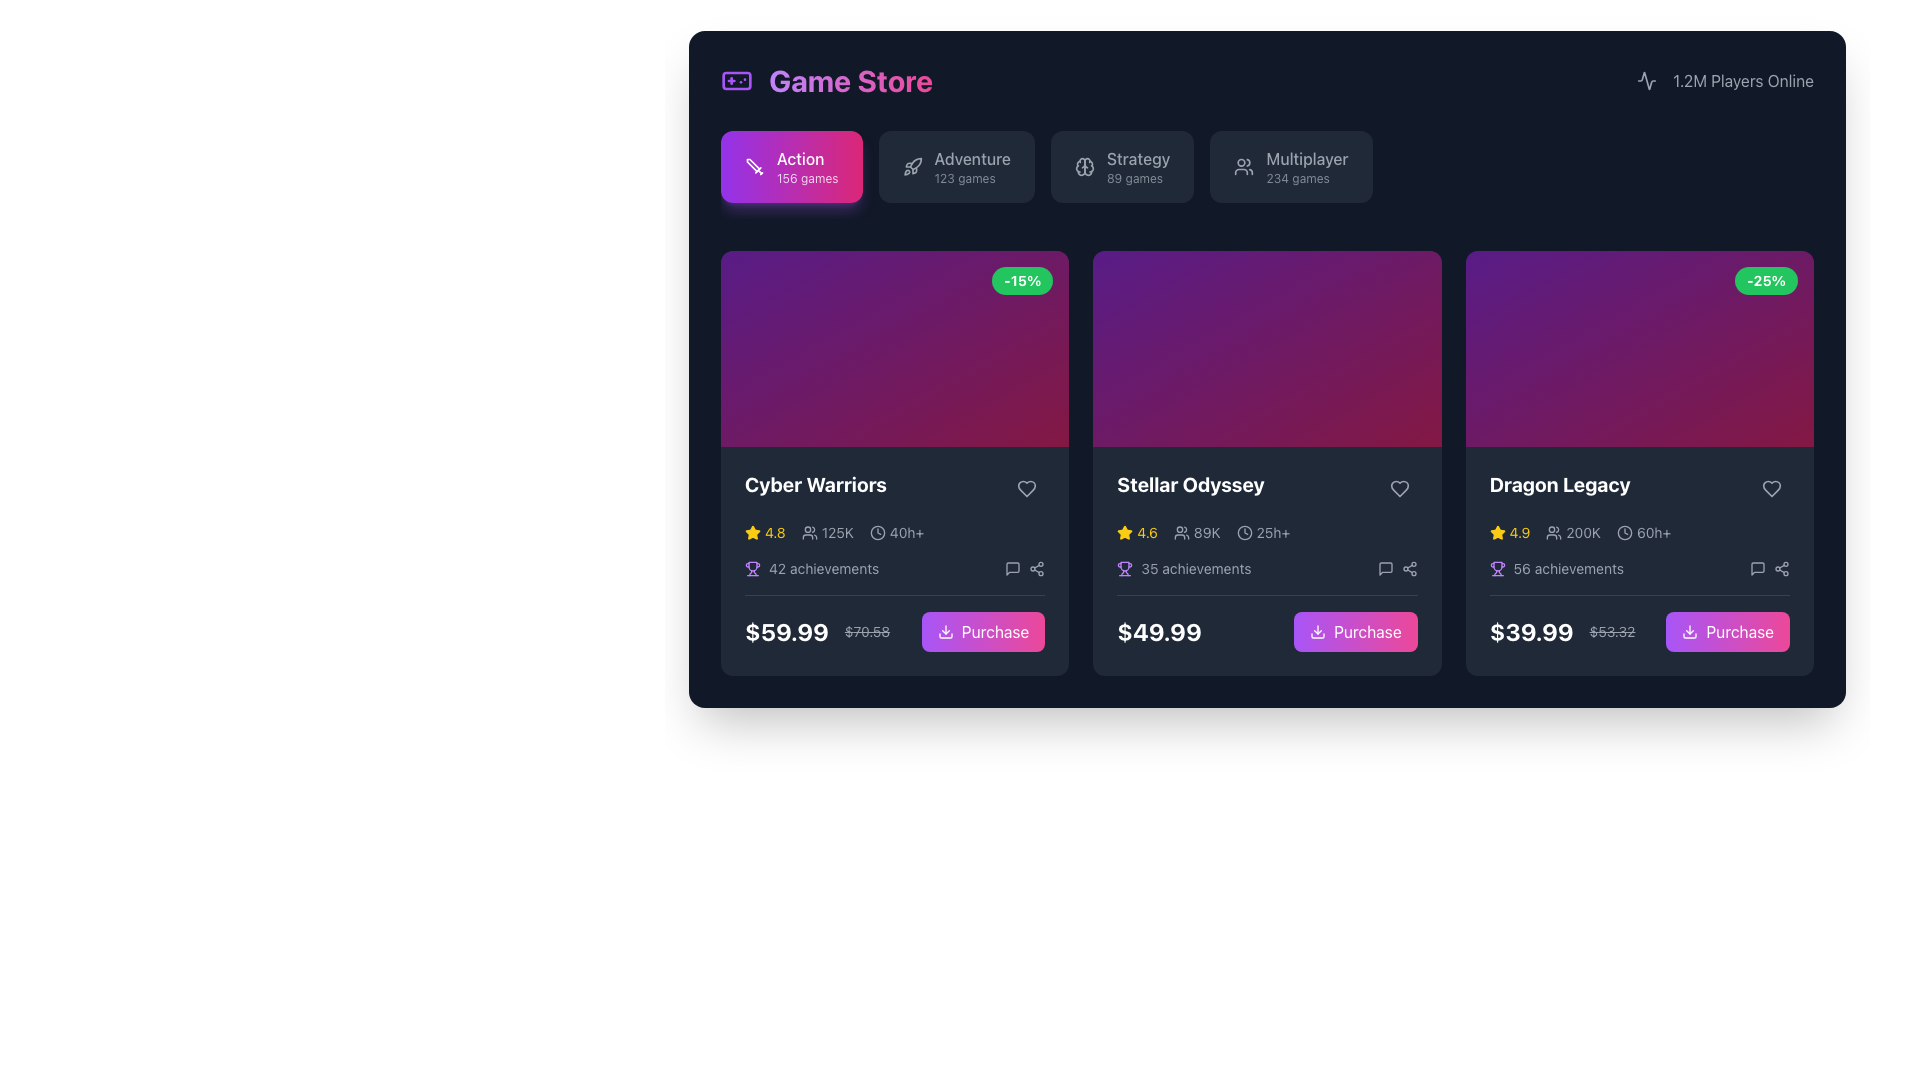  What do you see at coordinates (1398, 488) in the screenshot?
I see `the favorite button located in the top-right corner of the 'Stellar Odyssey' card` at bounding box center [1398, 488].